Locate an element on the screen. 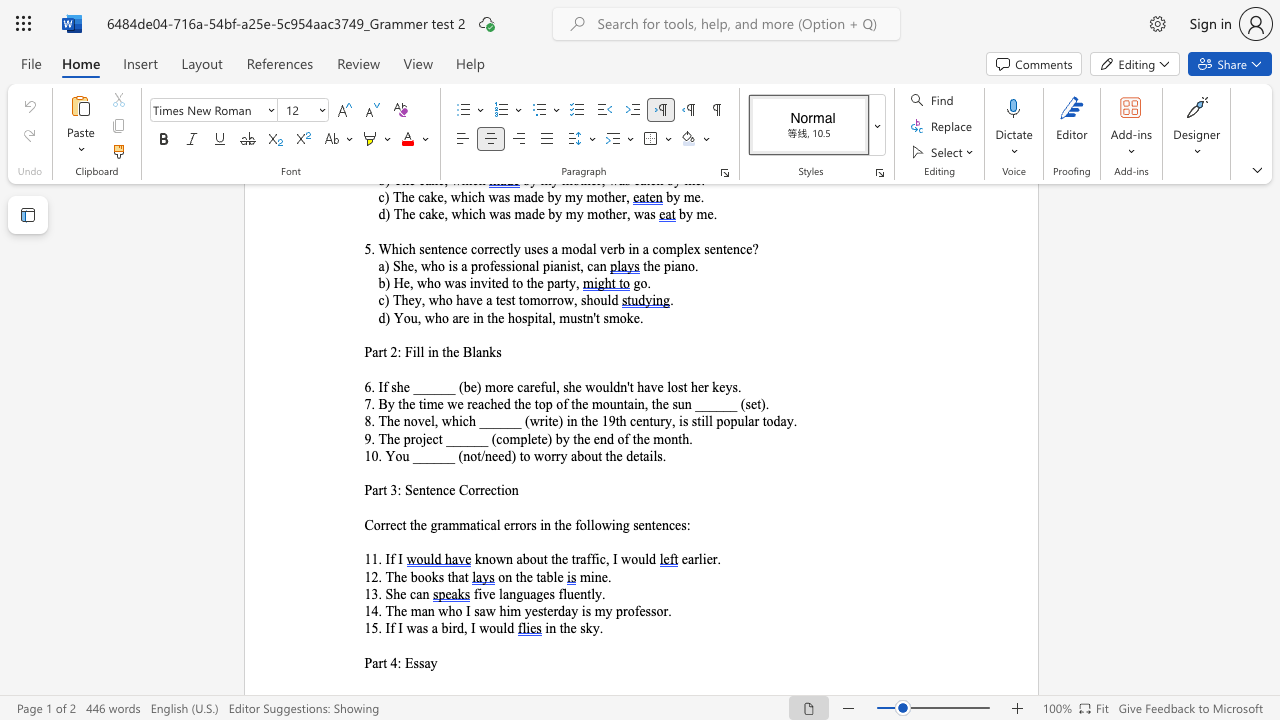 This screenshot has width=1280, height=720. the subset text "ble" within the text "on the table" is located at coordinates (546, 577).